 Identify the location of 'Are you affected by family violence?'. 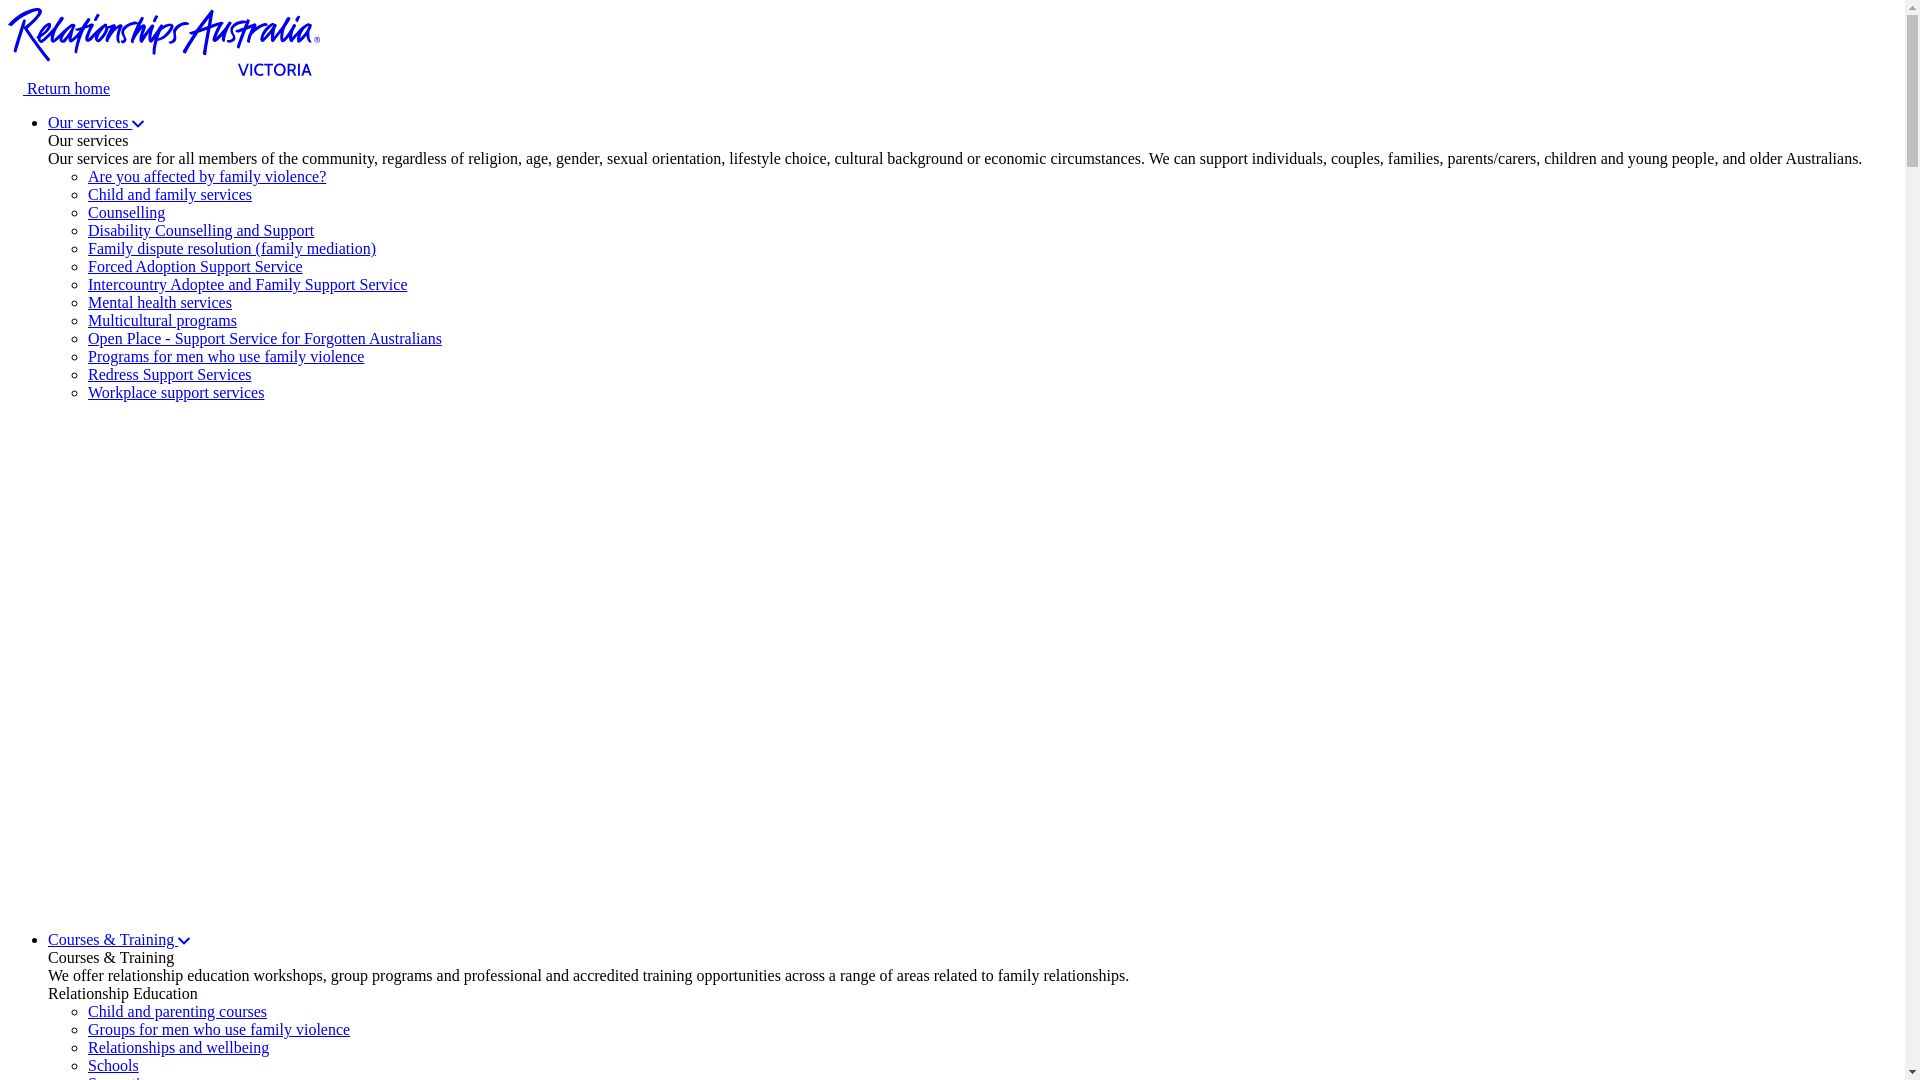
(86, 175).